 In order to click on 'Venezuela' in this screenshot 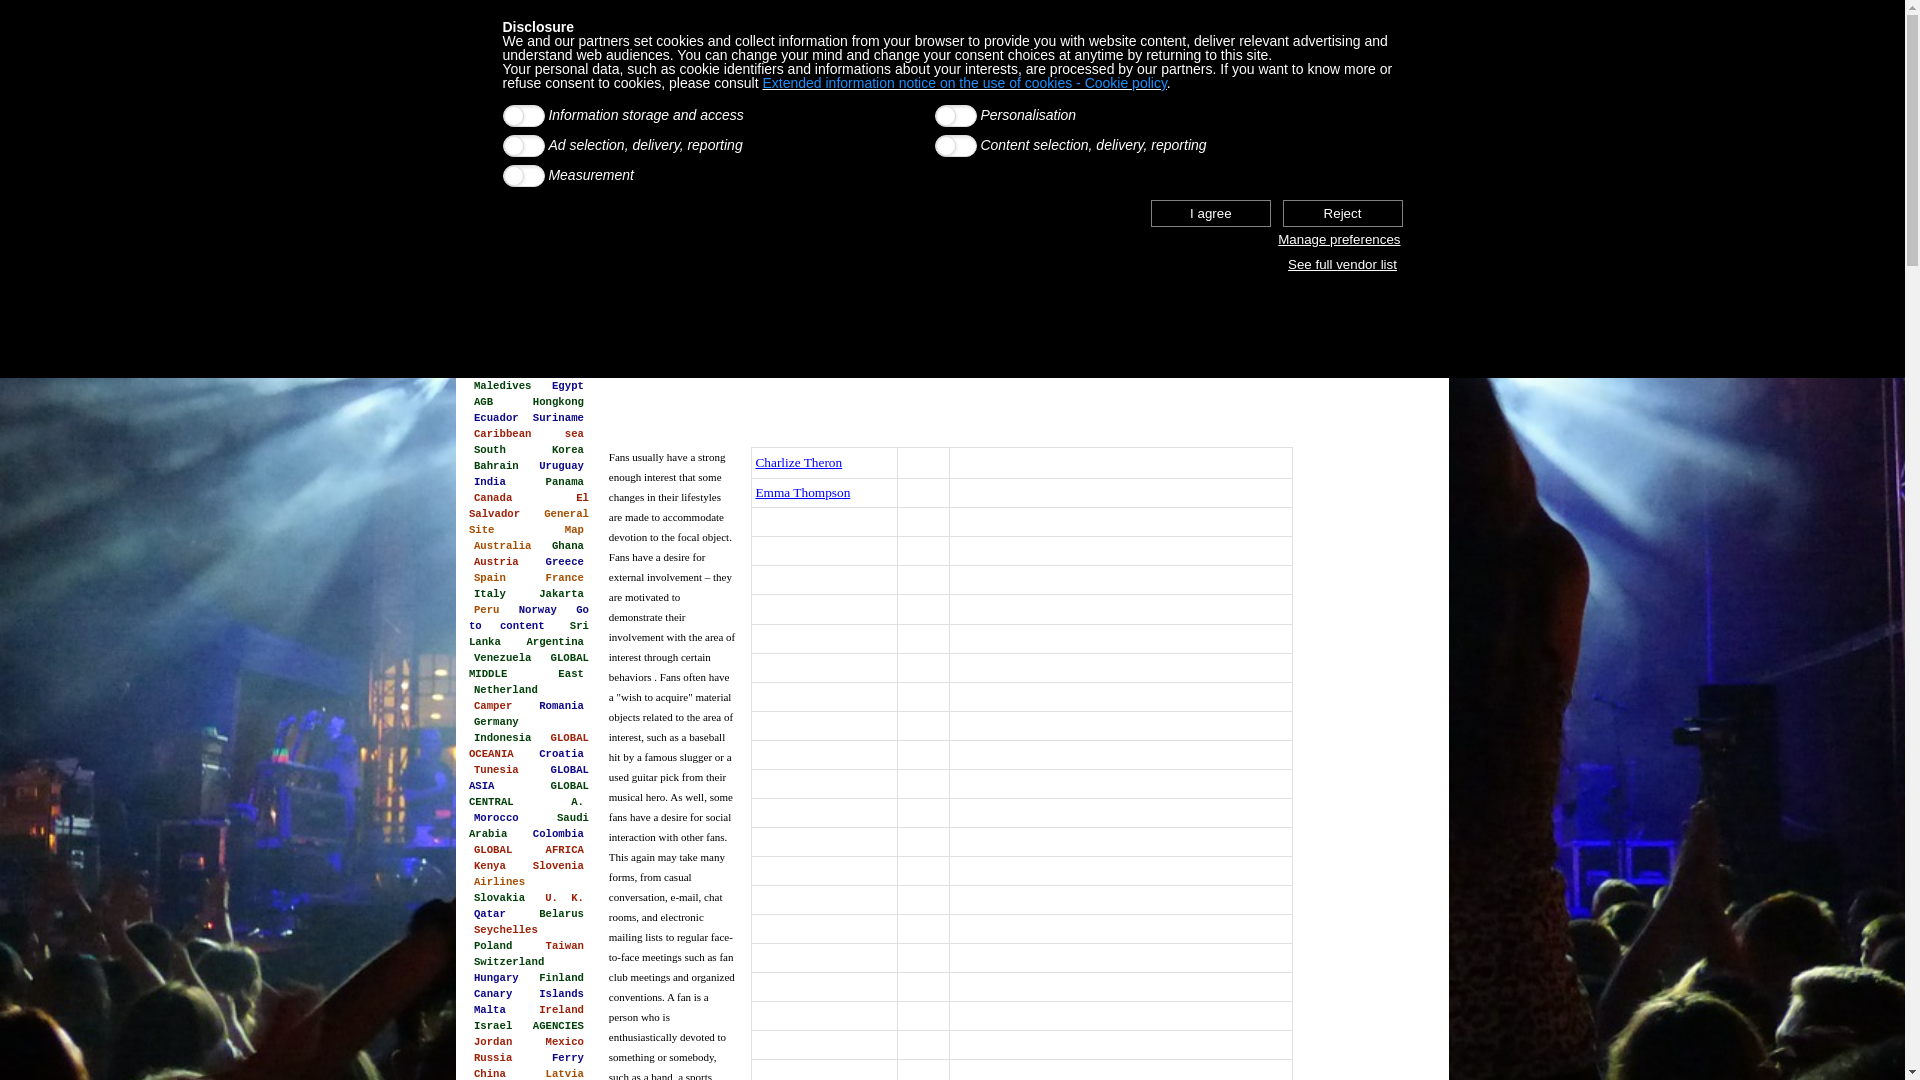, I will do `click(503, 658)`.